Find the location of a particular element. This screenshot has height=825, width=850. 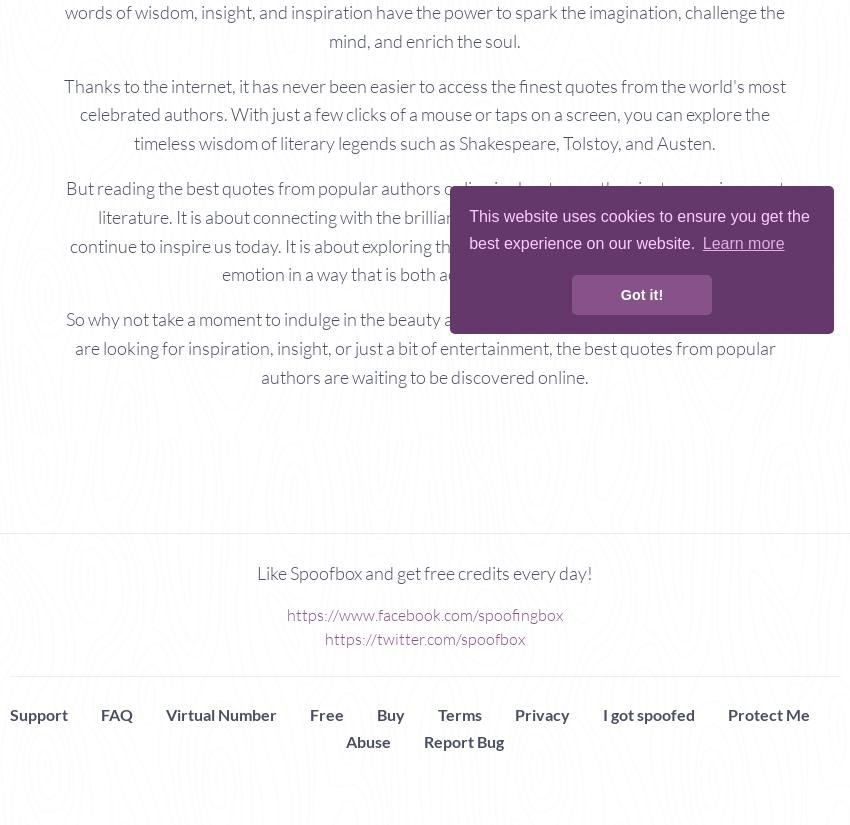

'Buy' is located at coordinates (391, 713).